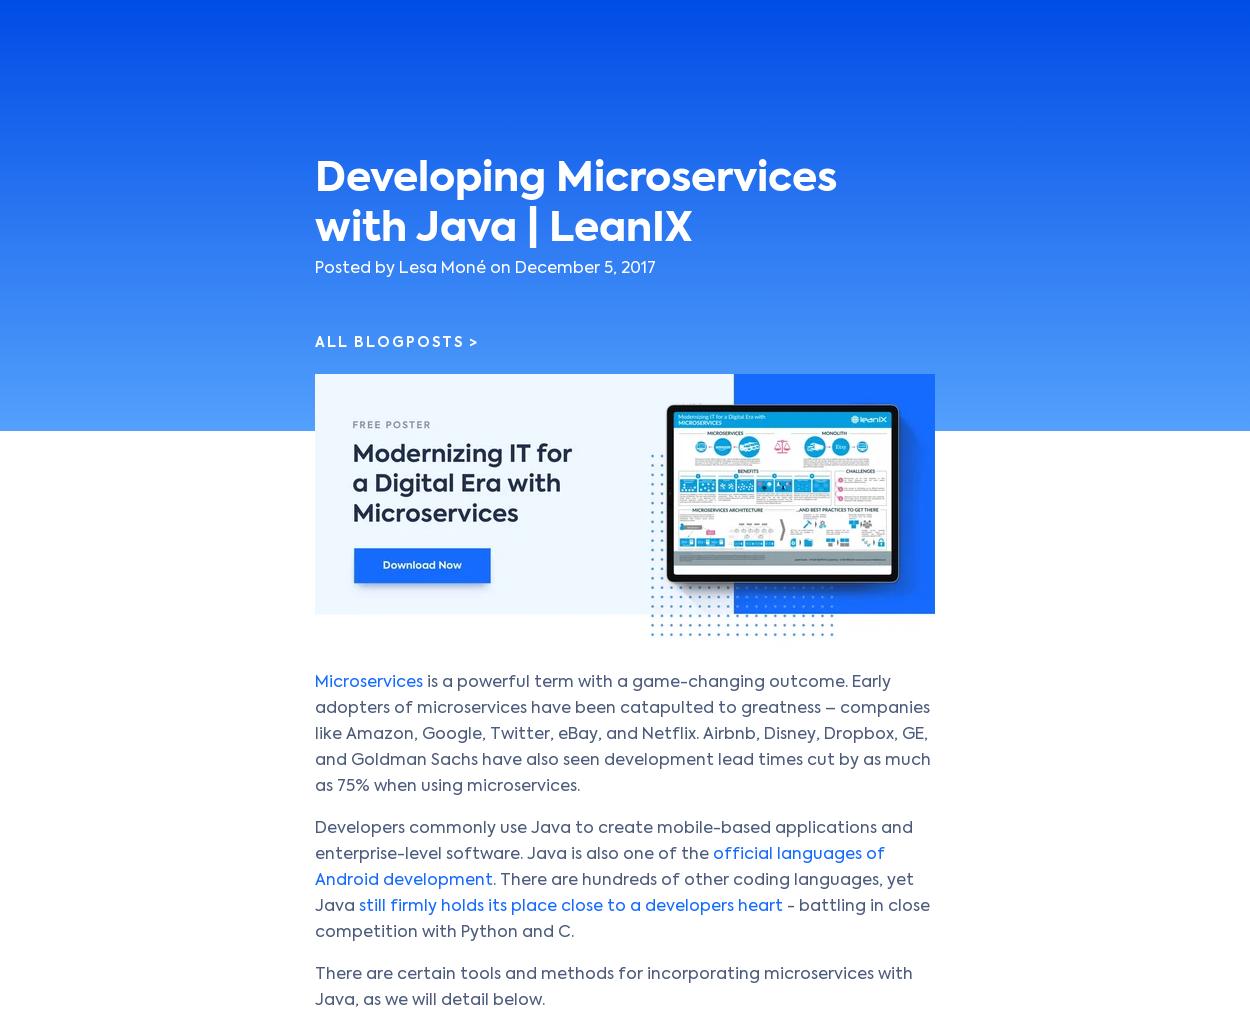  I want to click on 'java frameworks', so click(490, 100).